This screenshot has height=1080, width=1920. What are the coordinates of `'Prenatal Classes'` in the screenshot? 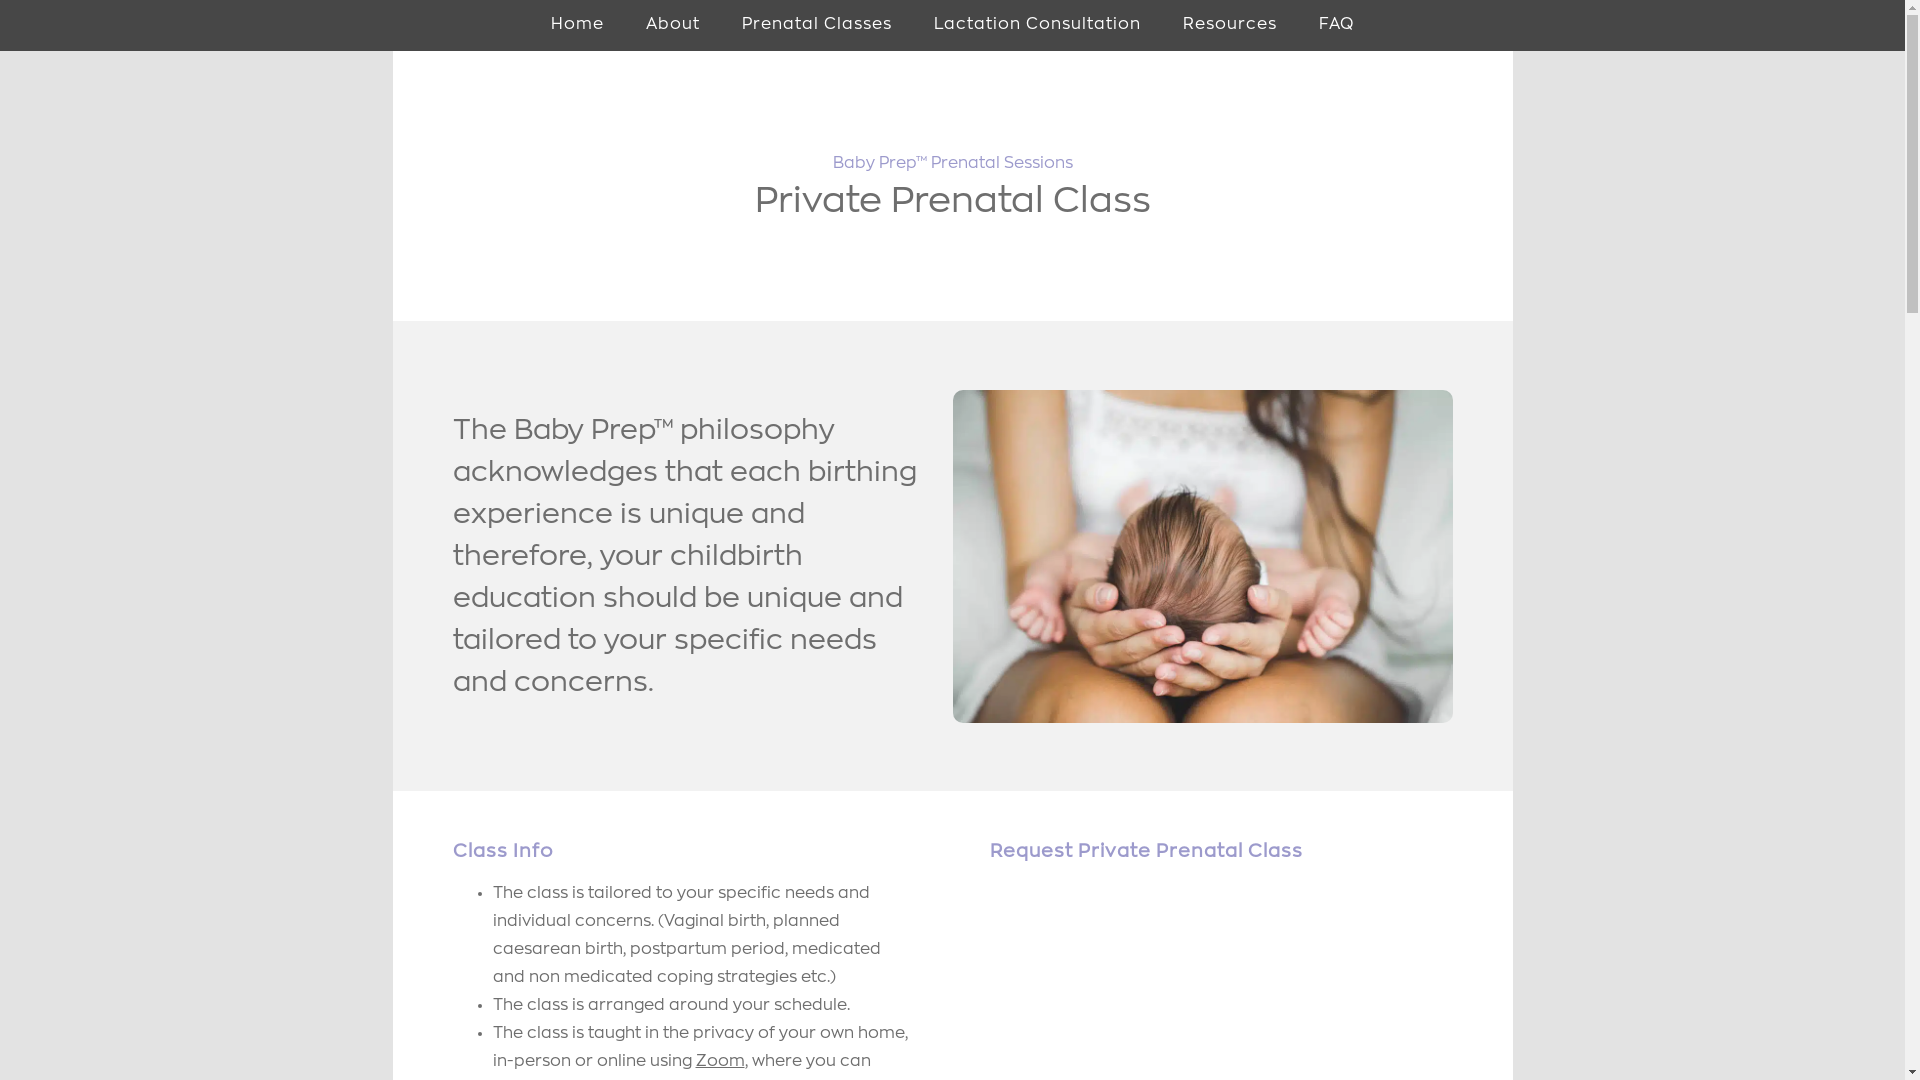 It's located at (720, 25).